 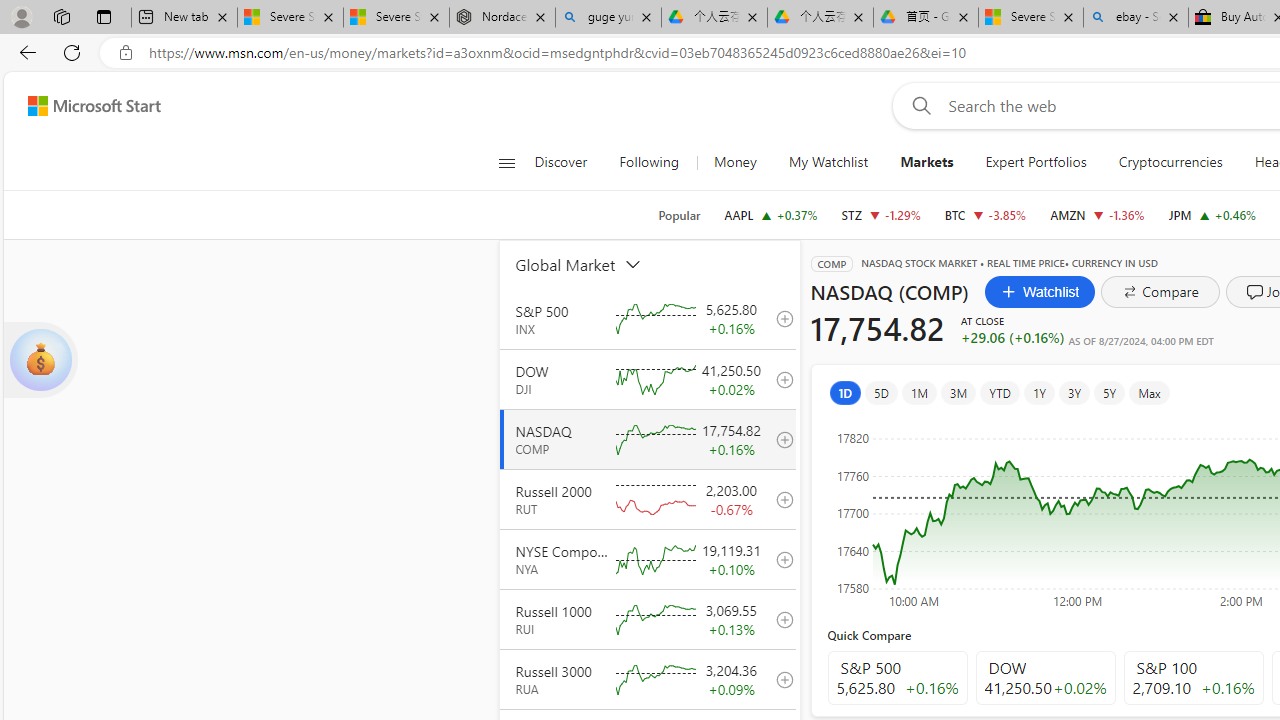 What do you see at coordinates (926, 162) in the screenshot?
I see `'Markets'` at bounding box center [926, 162].